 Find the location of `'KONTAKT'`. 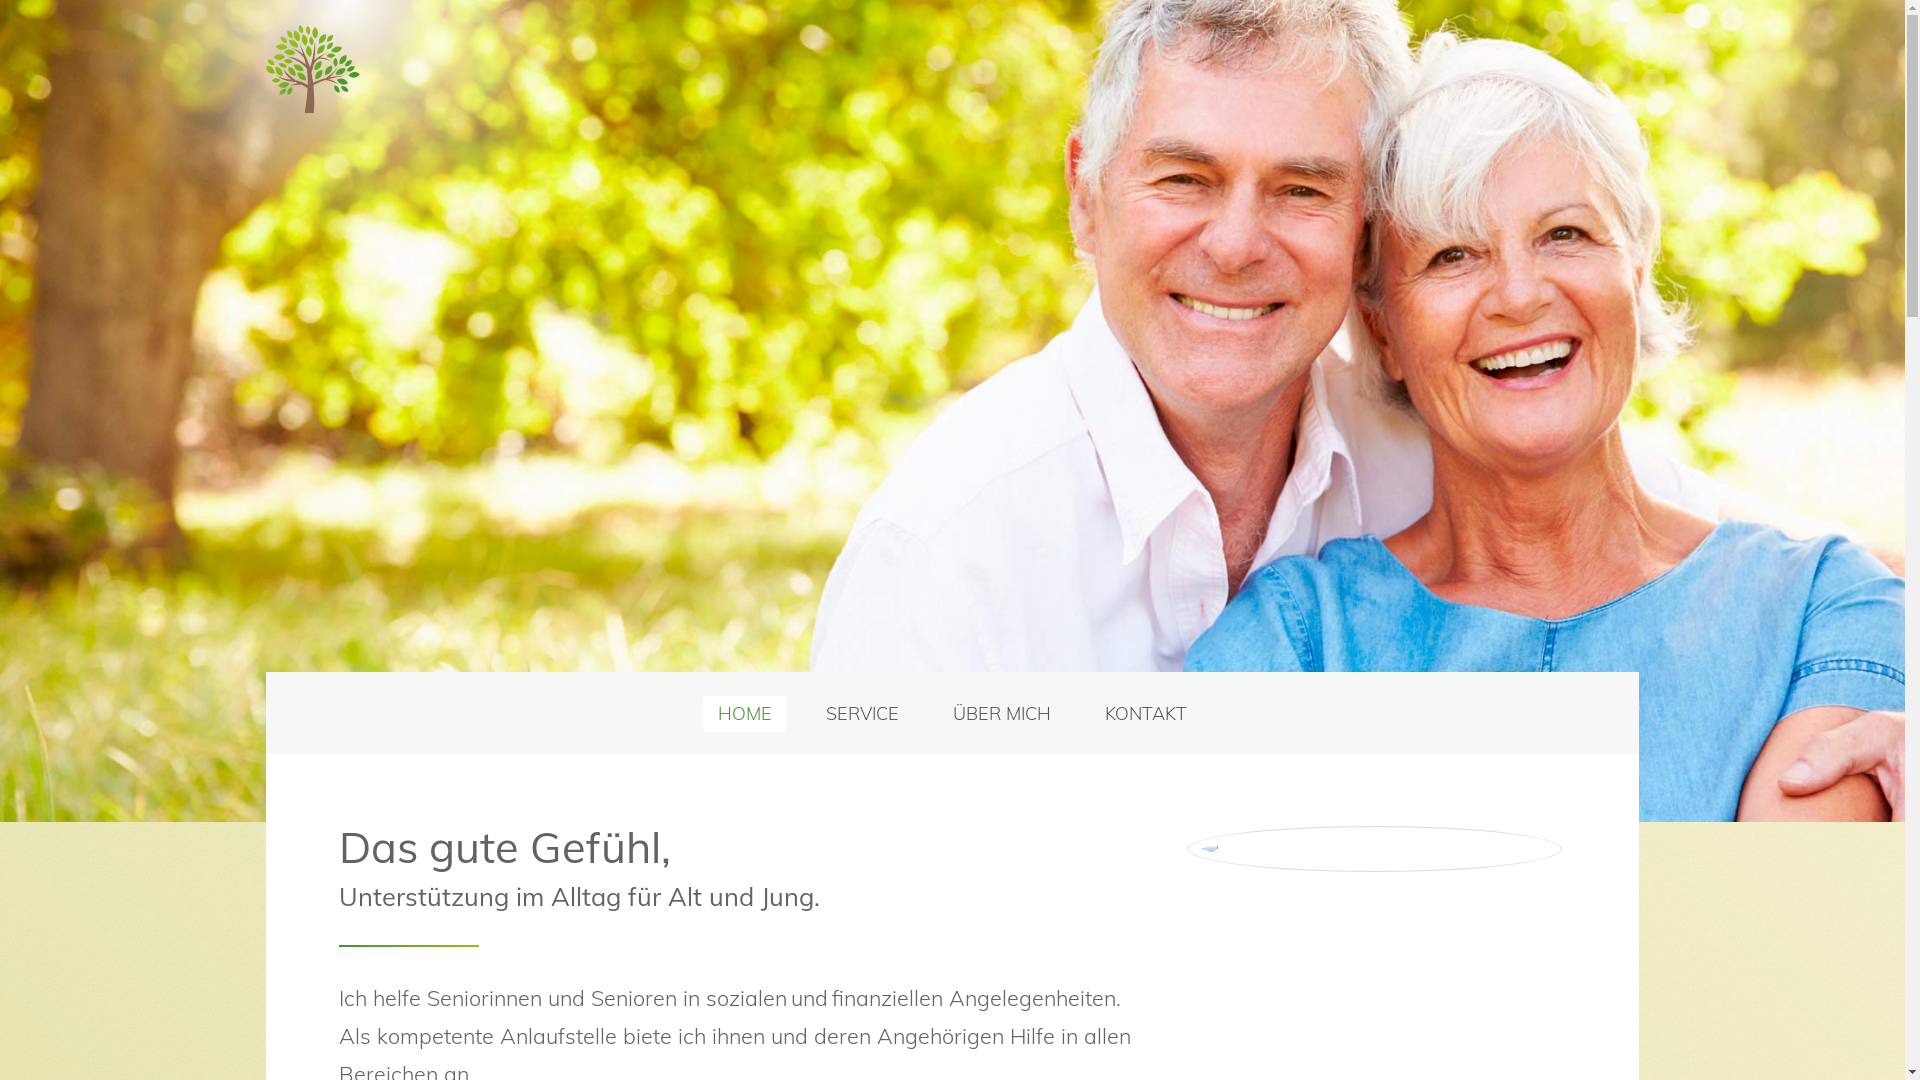

'KONTAKT' is located at coordinates (1088, 712).